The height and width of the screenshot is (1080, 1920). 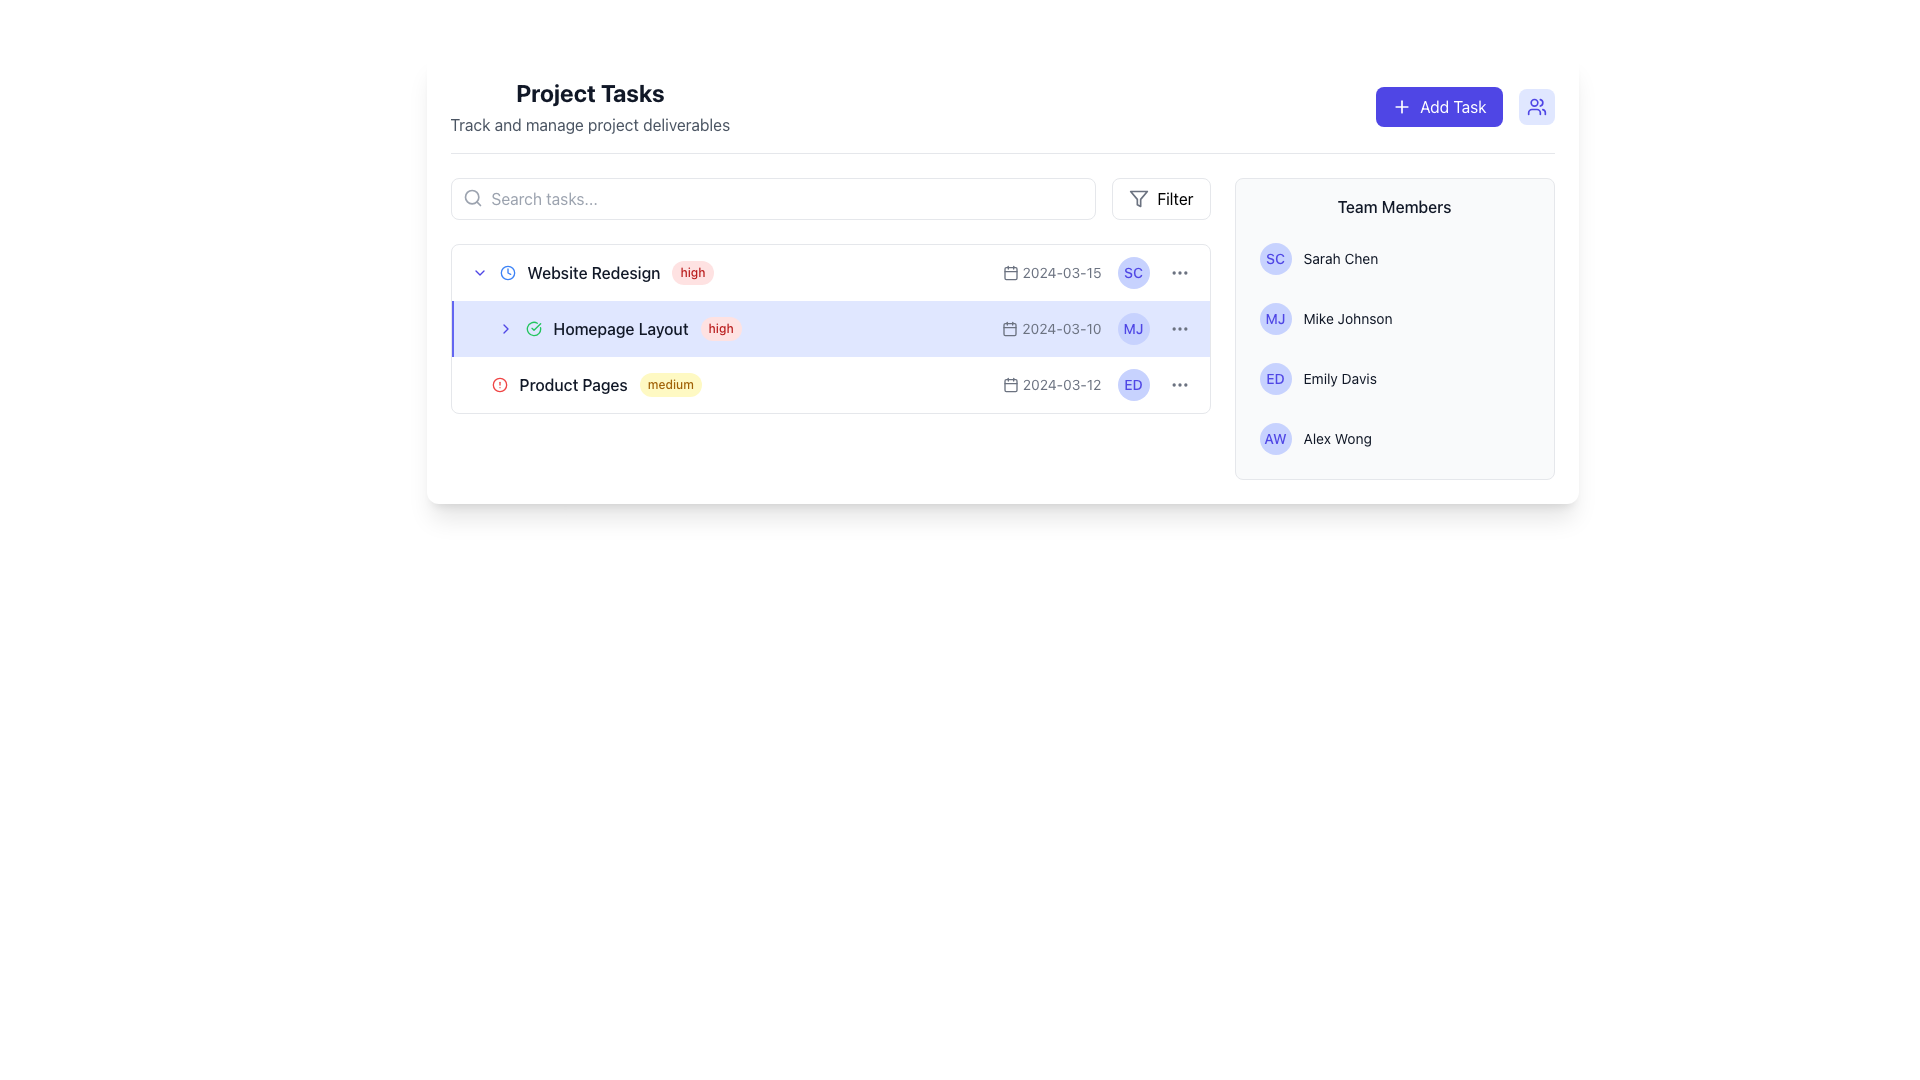 I want to click on or click the 'Filter' button on the Search and filter bar, so click(x=830, y=199).